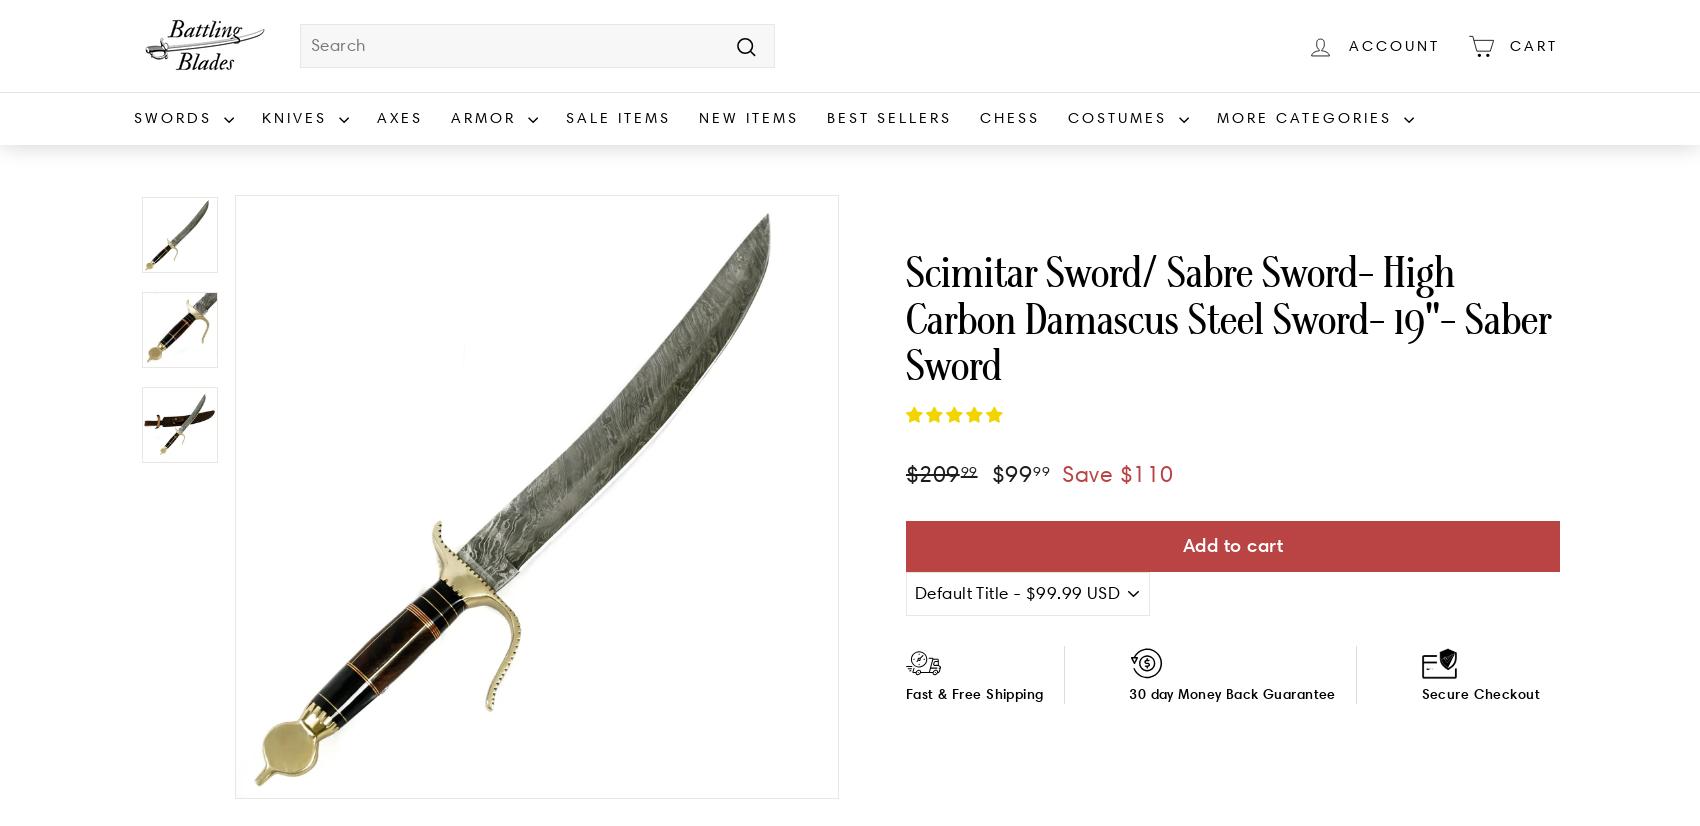 This screenshot has height=826, width=1700. Describe the element at coordinates (293, 402) in the screenshot. I see `'Skinners'` at that location.